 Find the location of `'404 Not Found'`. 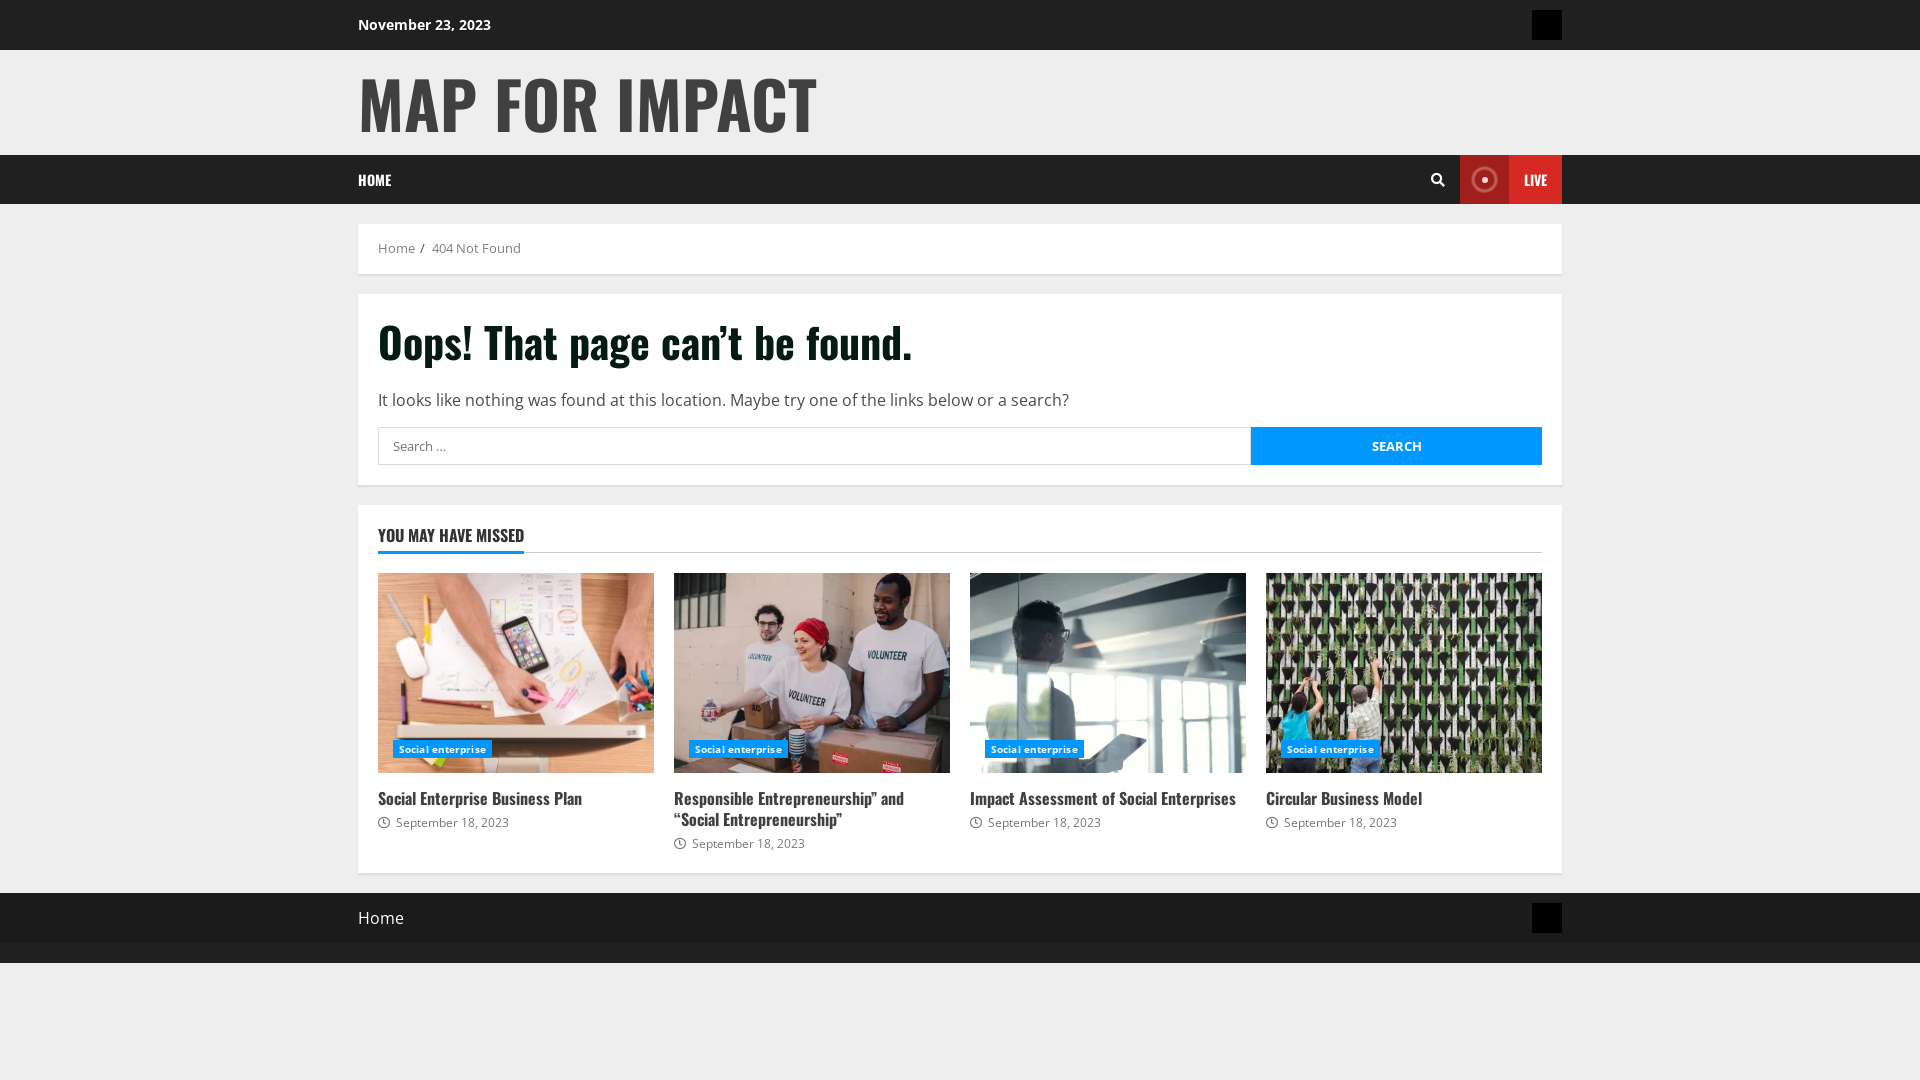

'404 Not Found' is located at coordinates (475, 246).